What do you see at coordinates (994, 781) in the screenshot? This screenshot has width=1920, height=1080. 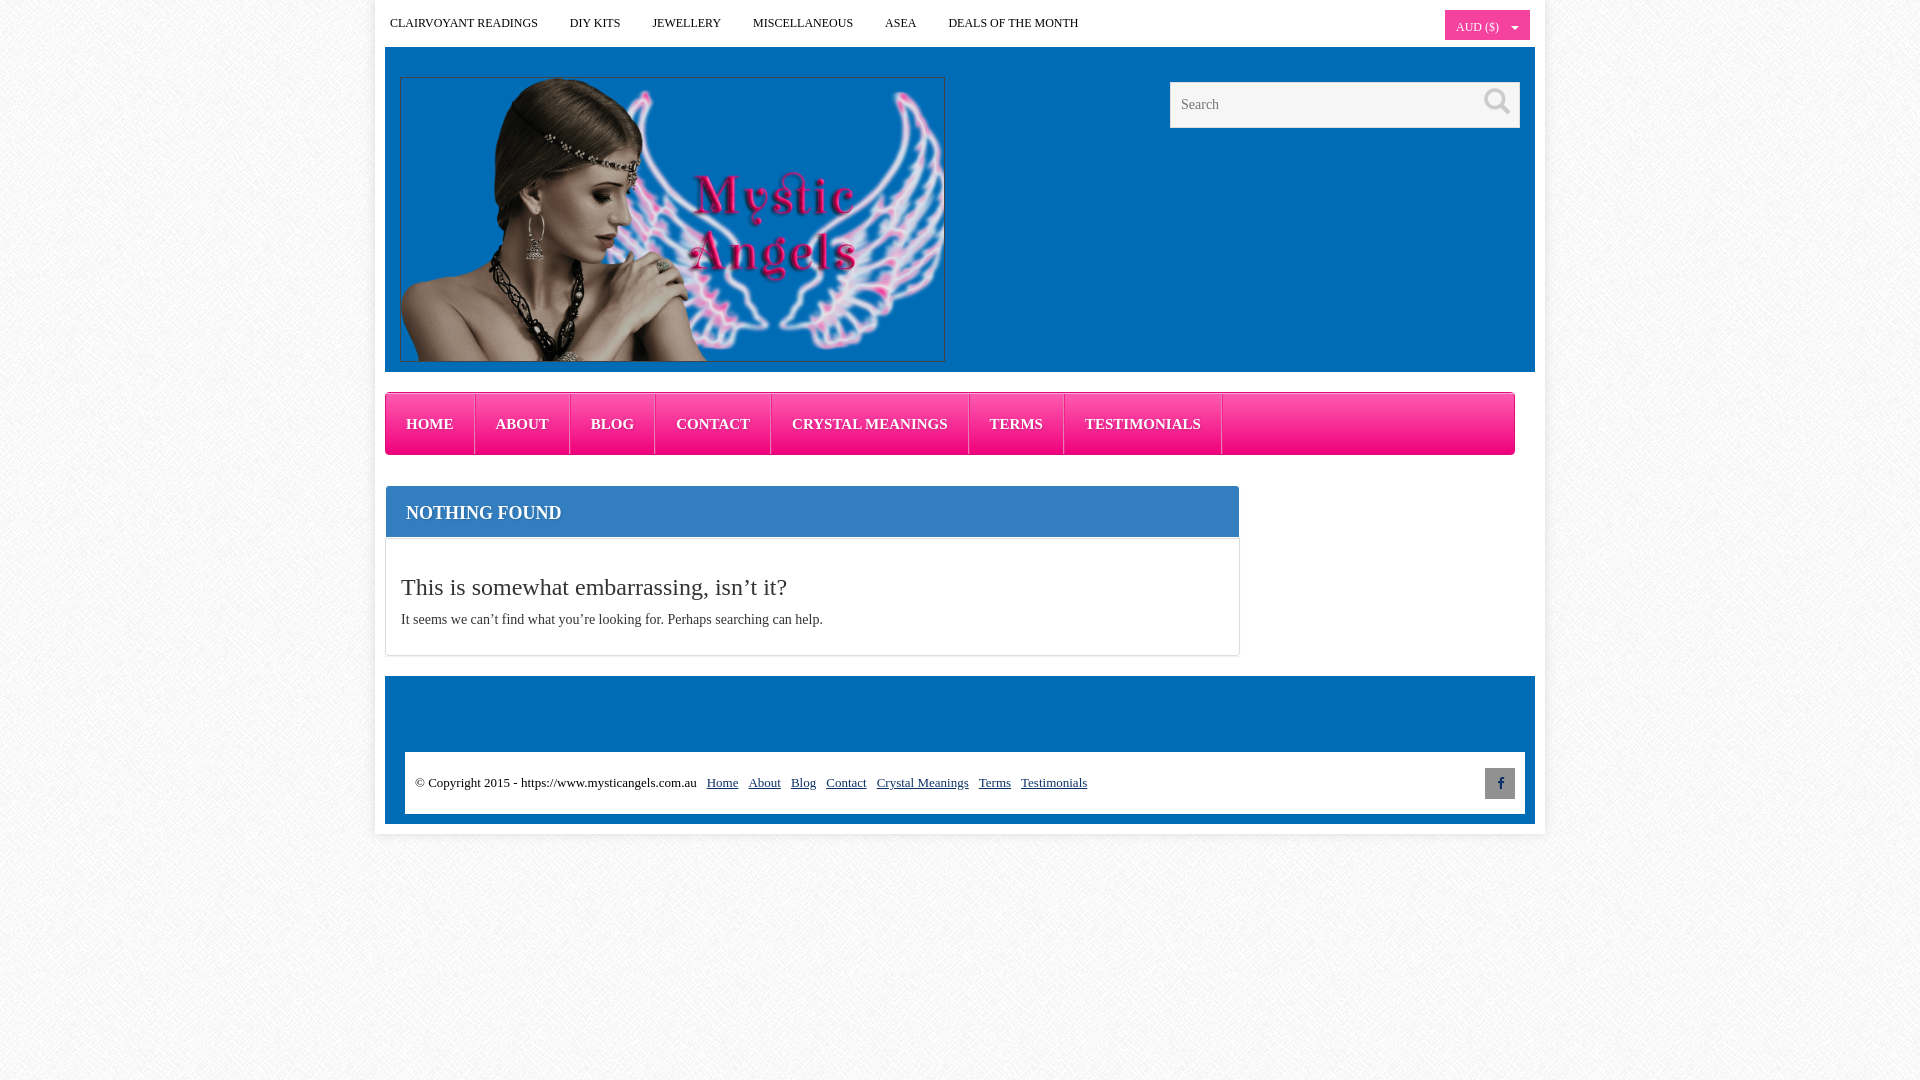 I see `'Terms'` at bounding box center [994, 781].